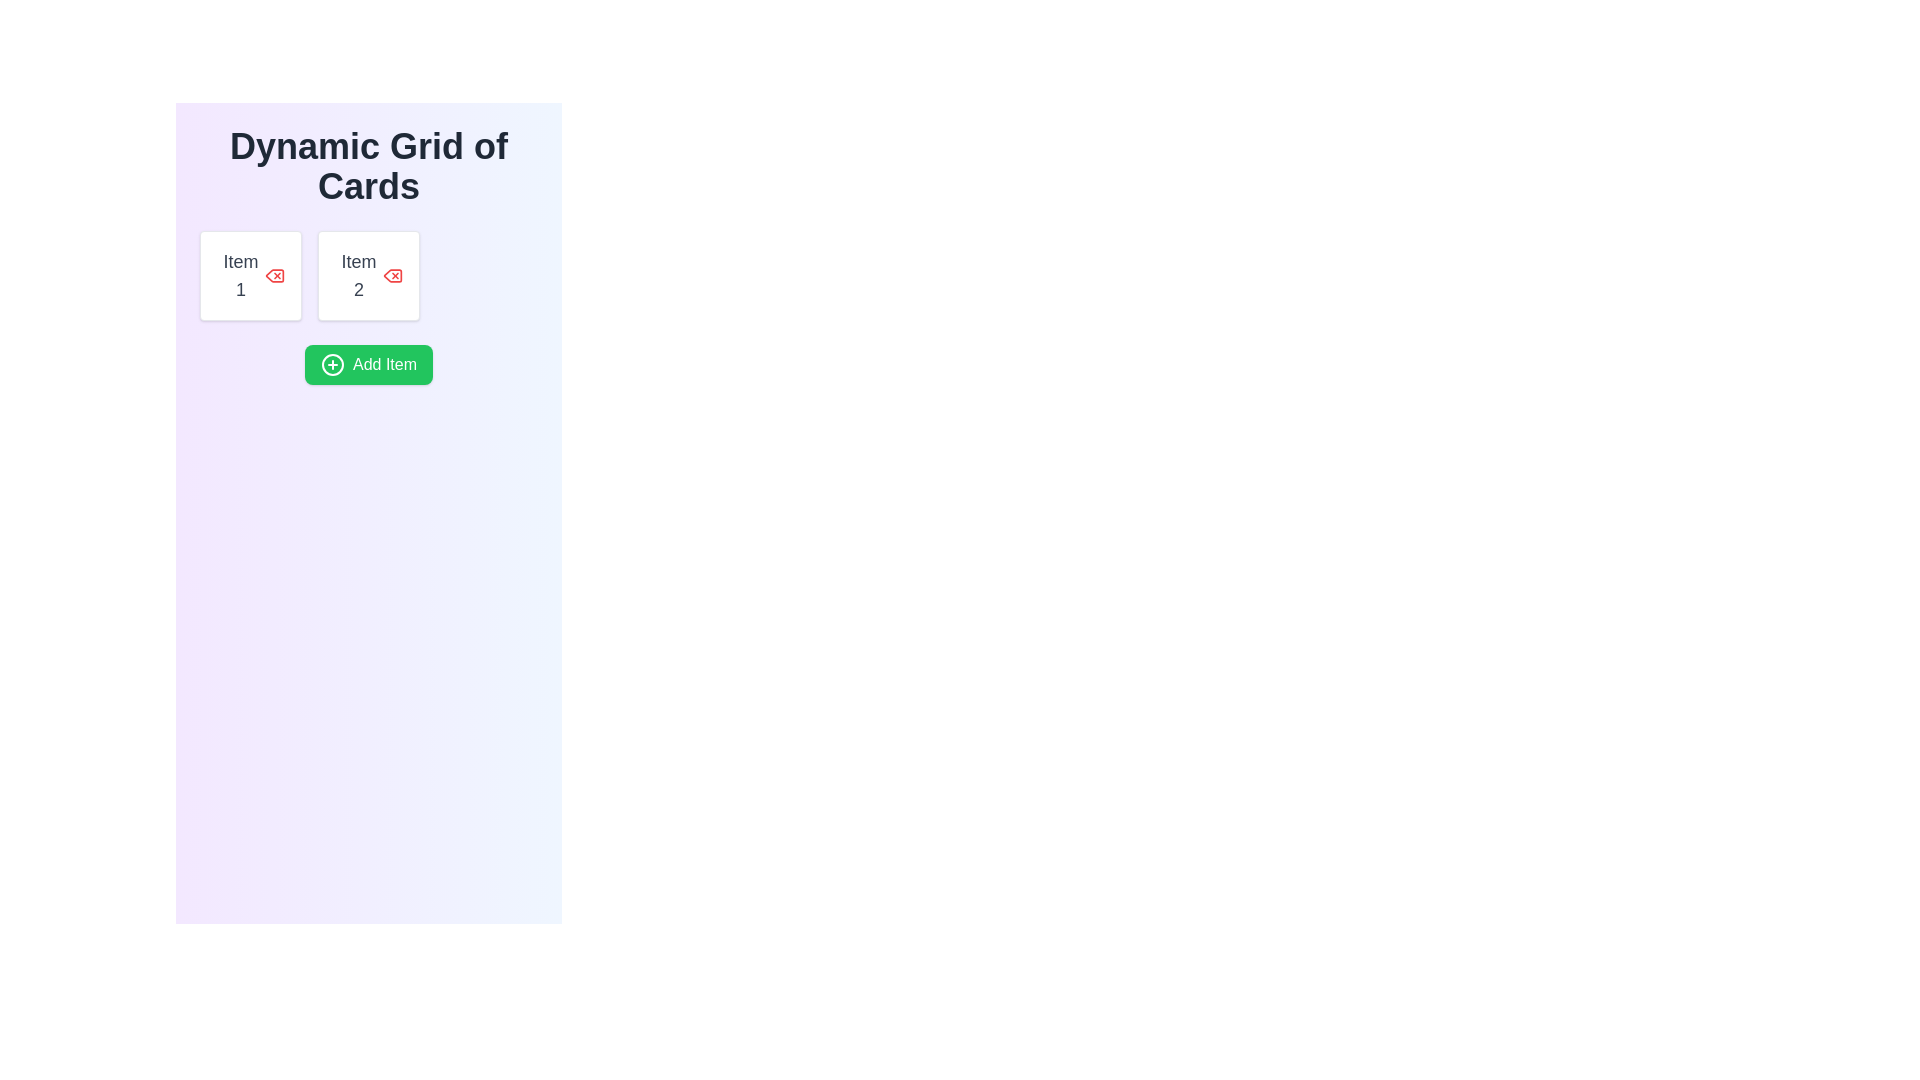  I want to click on the appearance of the circular SVG graphical element that represents the action of adding an item, located within the green rectangular button below 'Item 1' and 'Item 2', so click(332, 365).